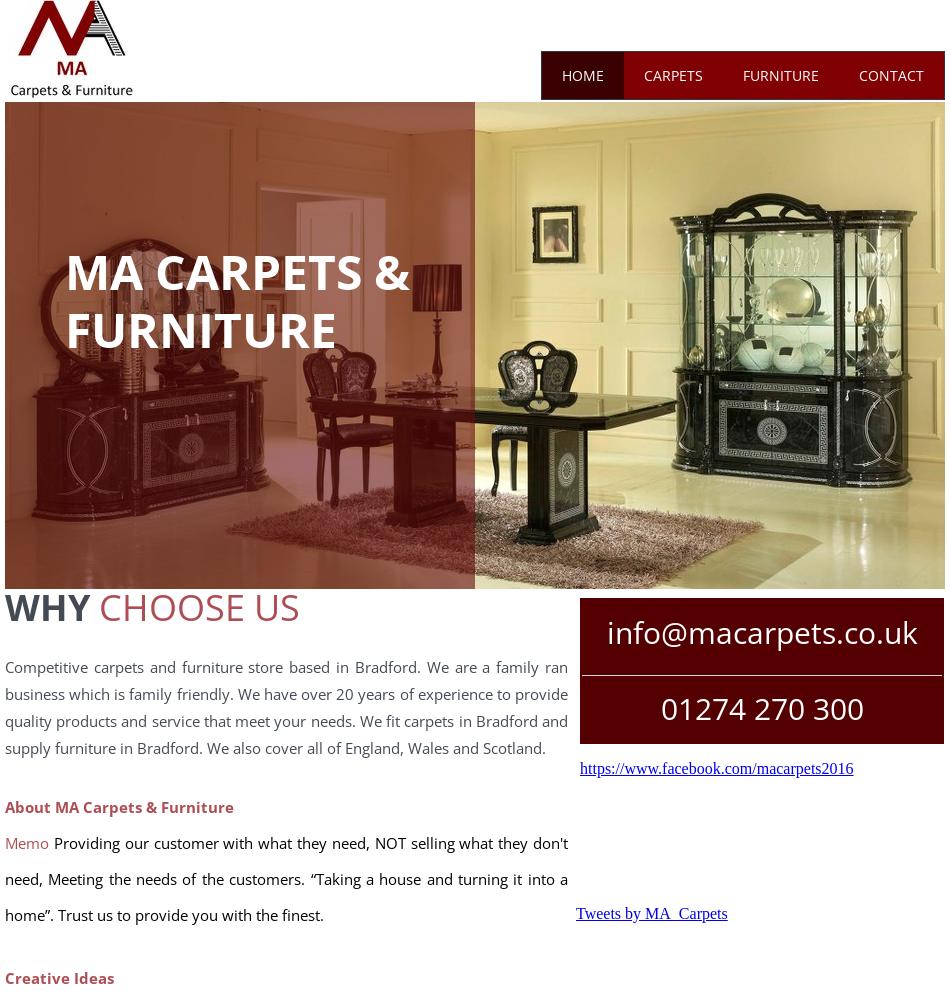 This screenshot has height=1000, width=950. What do you see at coordinates (715, 768) in the screenshot?
I see `'https://www.facebook.com/macarpets2016'` at bounding box center [715, 768].